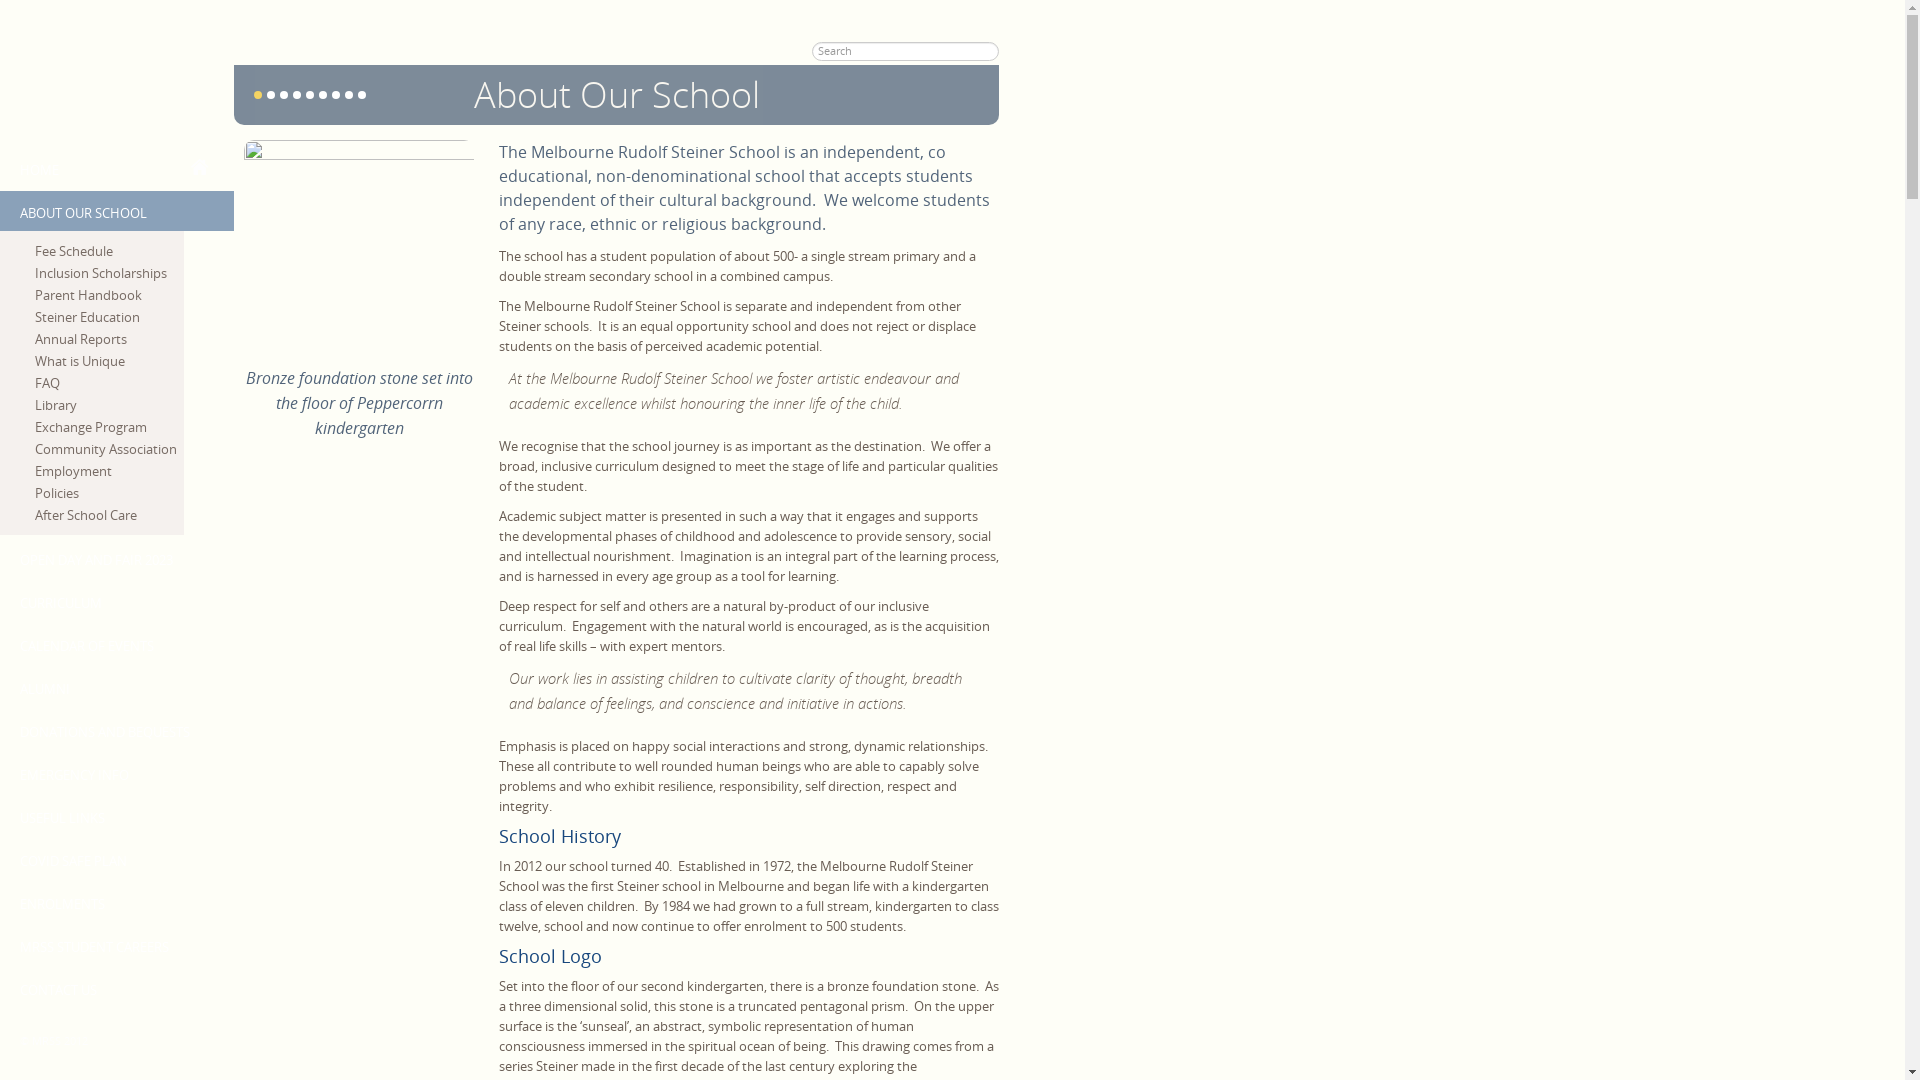  What do you see at coordinates (108, 470) in the screenshot?
I see `'Employment'` at bounding box center [108, 470].